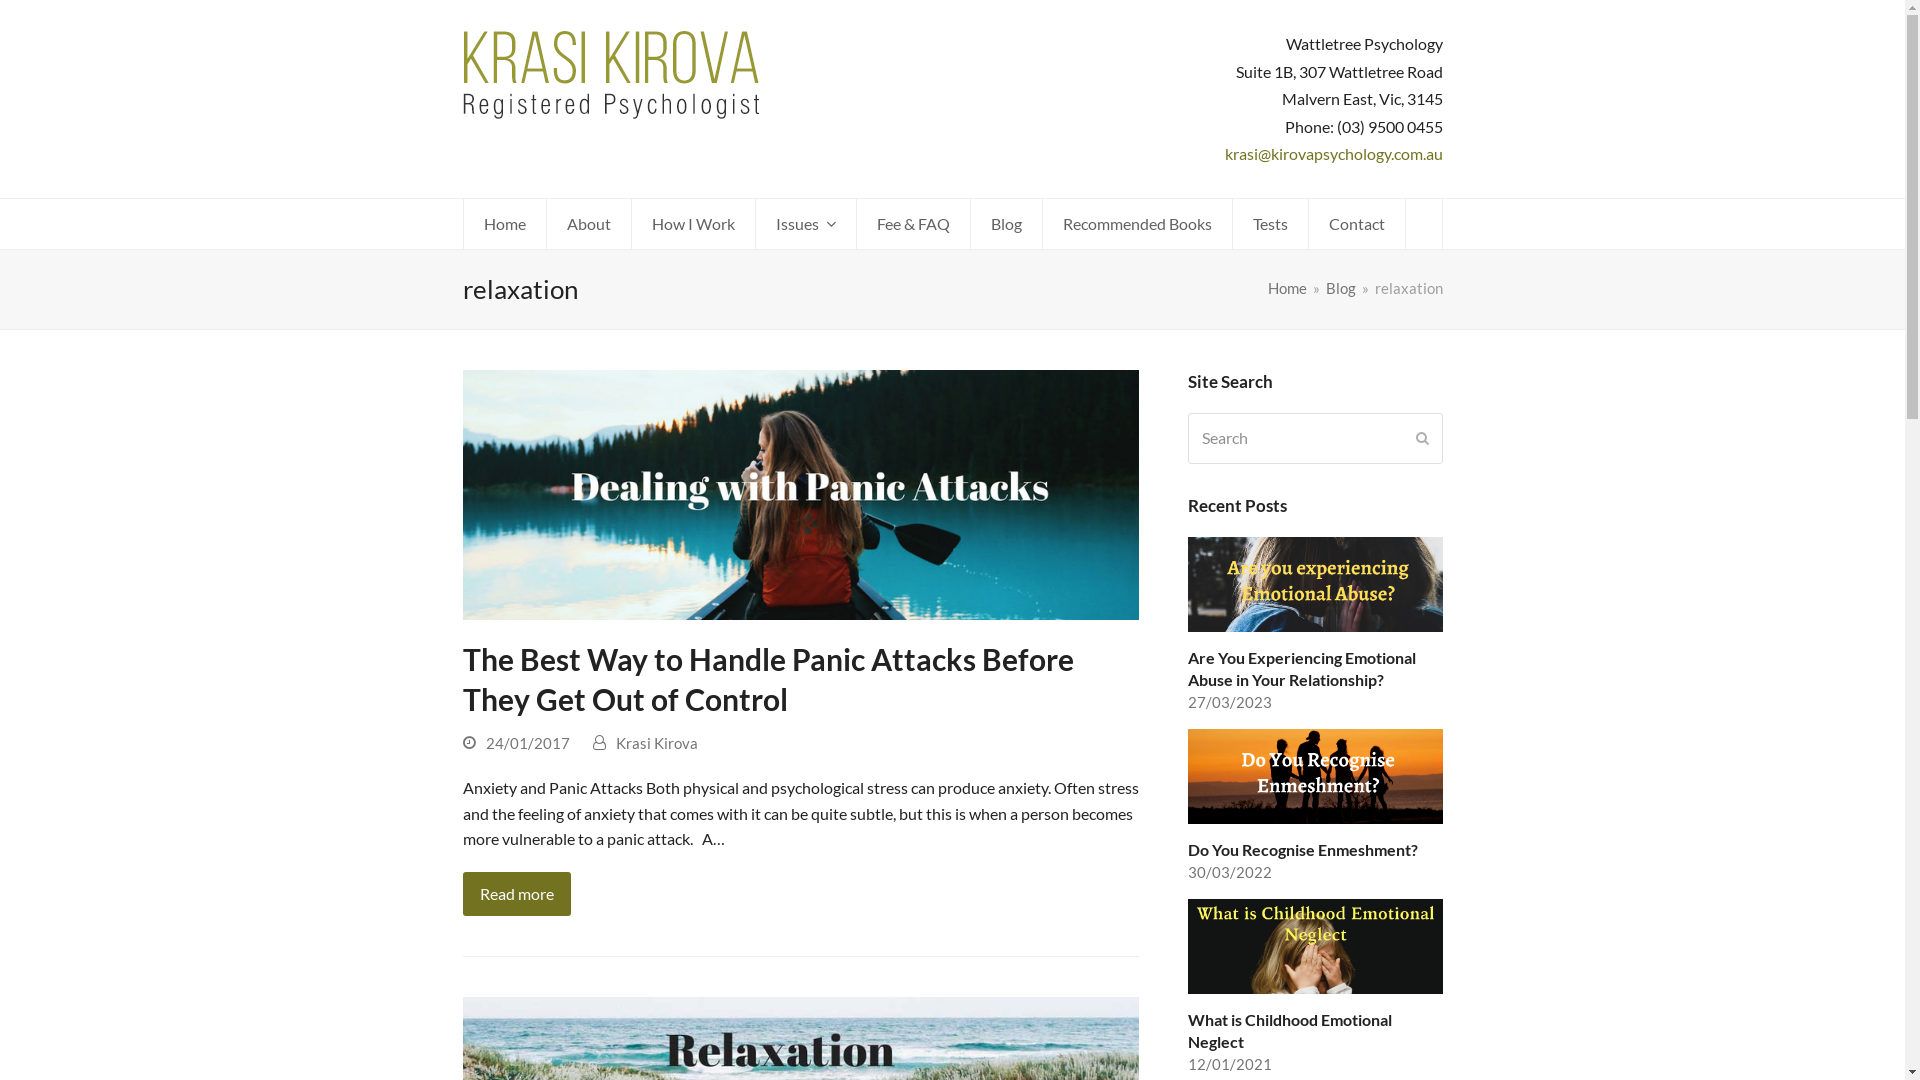 The width and height of the screenshot is (1920, 1080). Describe the element at coordinates (515, 893) in the screenshot. I see `'Read more'` at that location.